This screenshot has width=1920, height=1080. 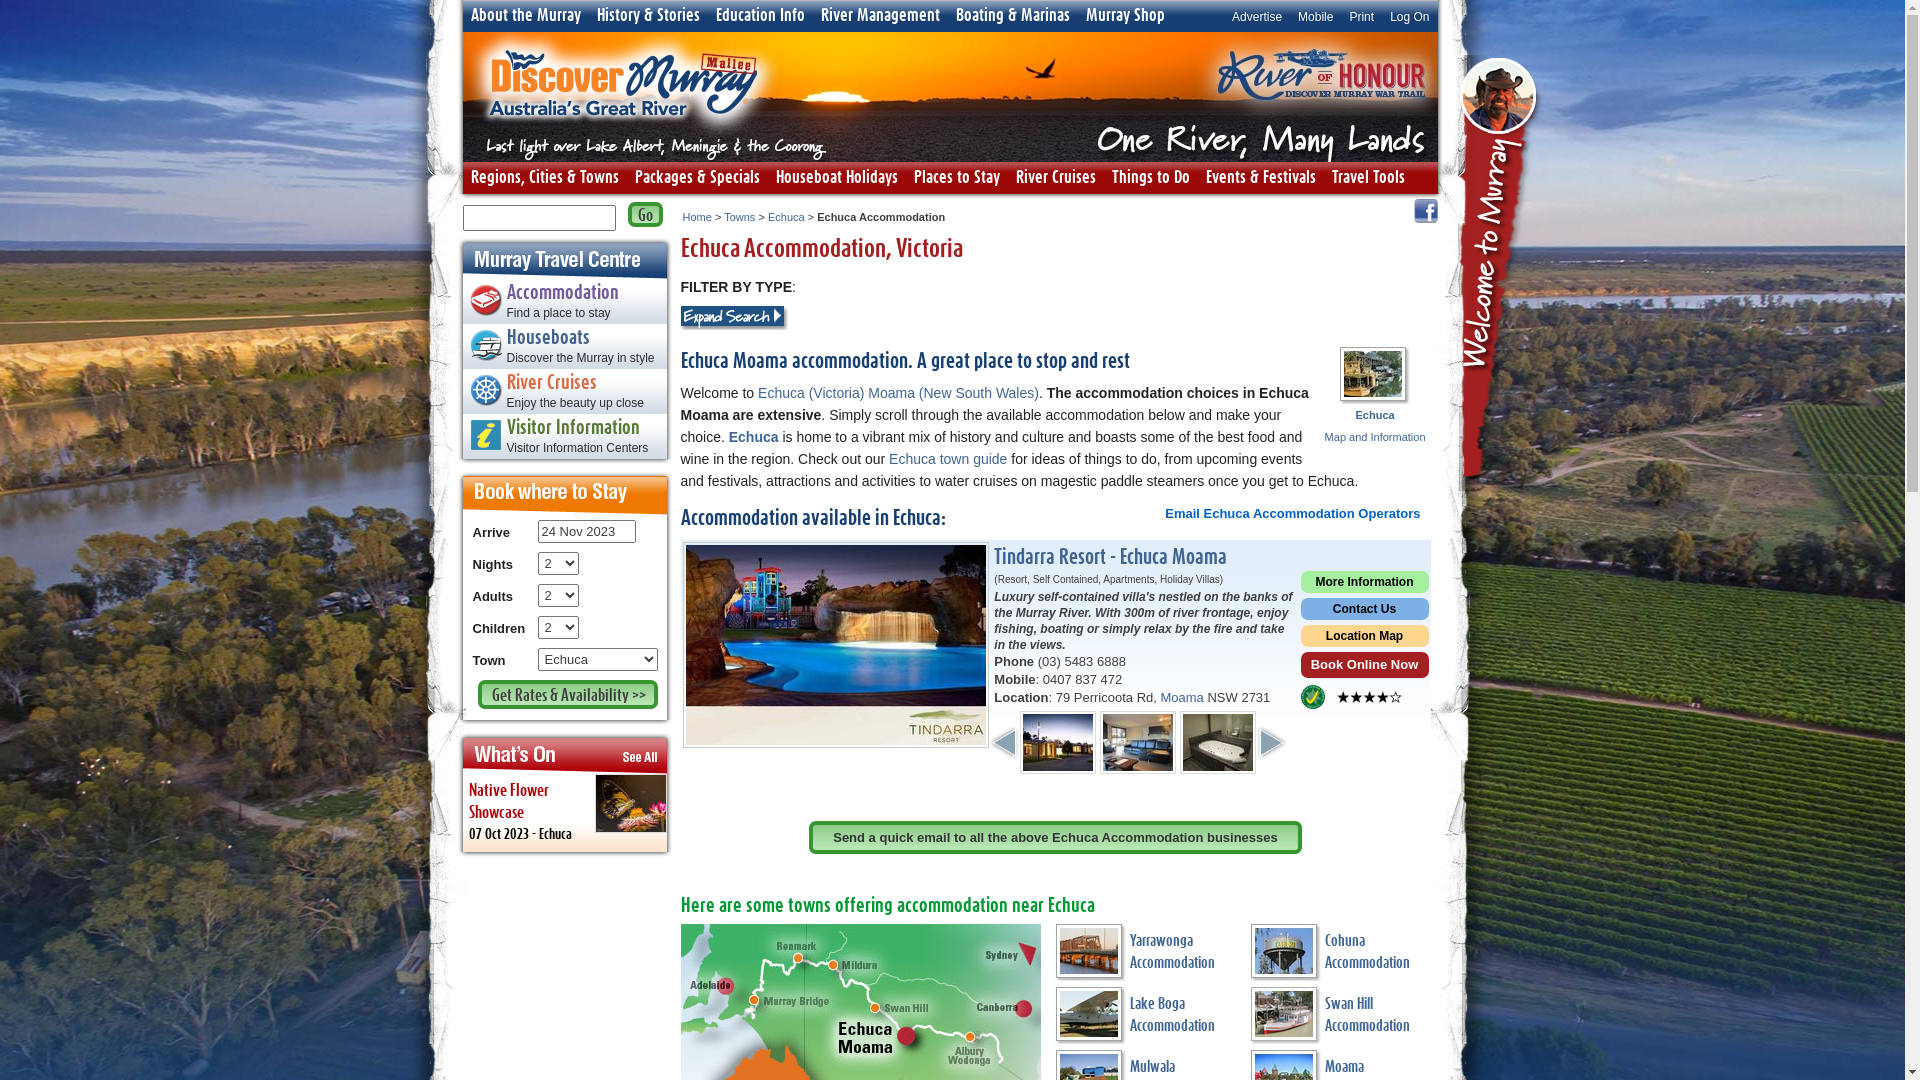 I want to click on ' ', so click(x=1501, y=273).